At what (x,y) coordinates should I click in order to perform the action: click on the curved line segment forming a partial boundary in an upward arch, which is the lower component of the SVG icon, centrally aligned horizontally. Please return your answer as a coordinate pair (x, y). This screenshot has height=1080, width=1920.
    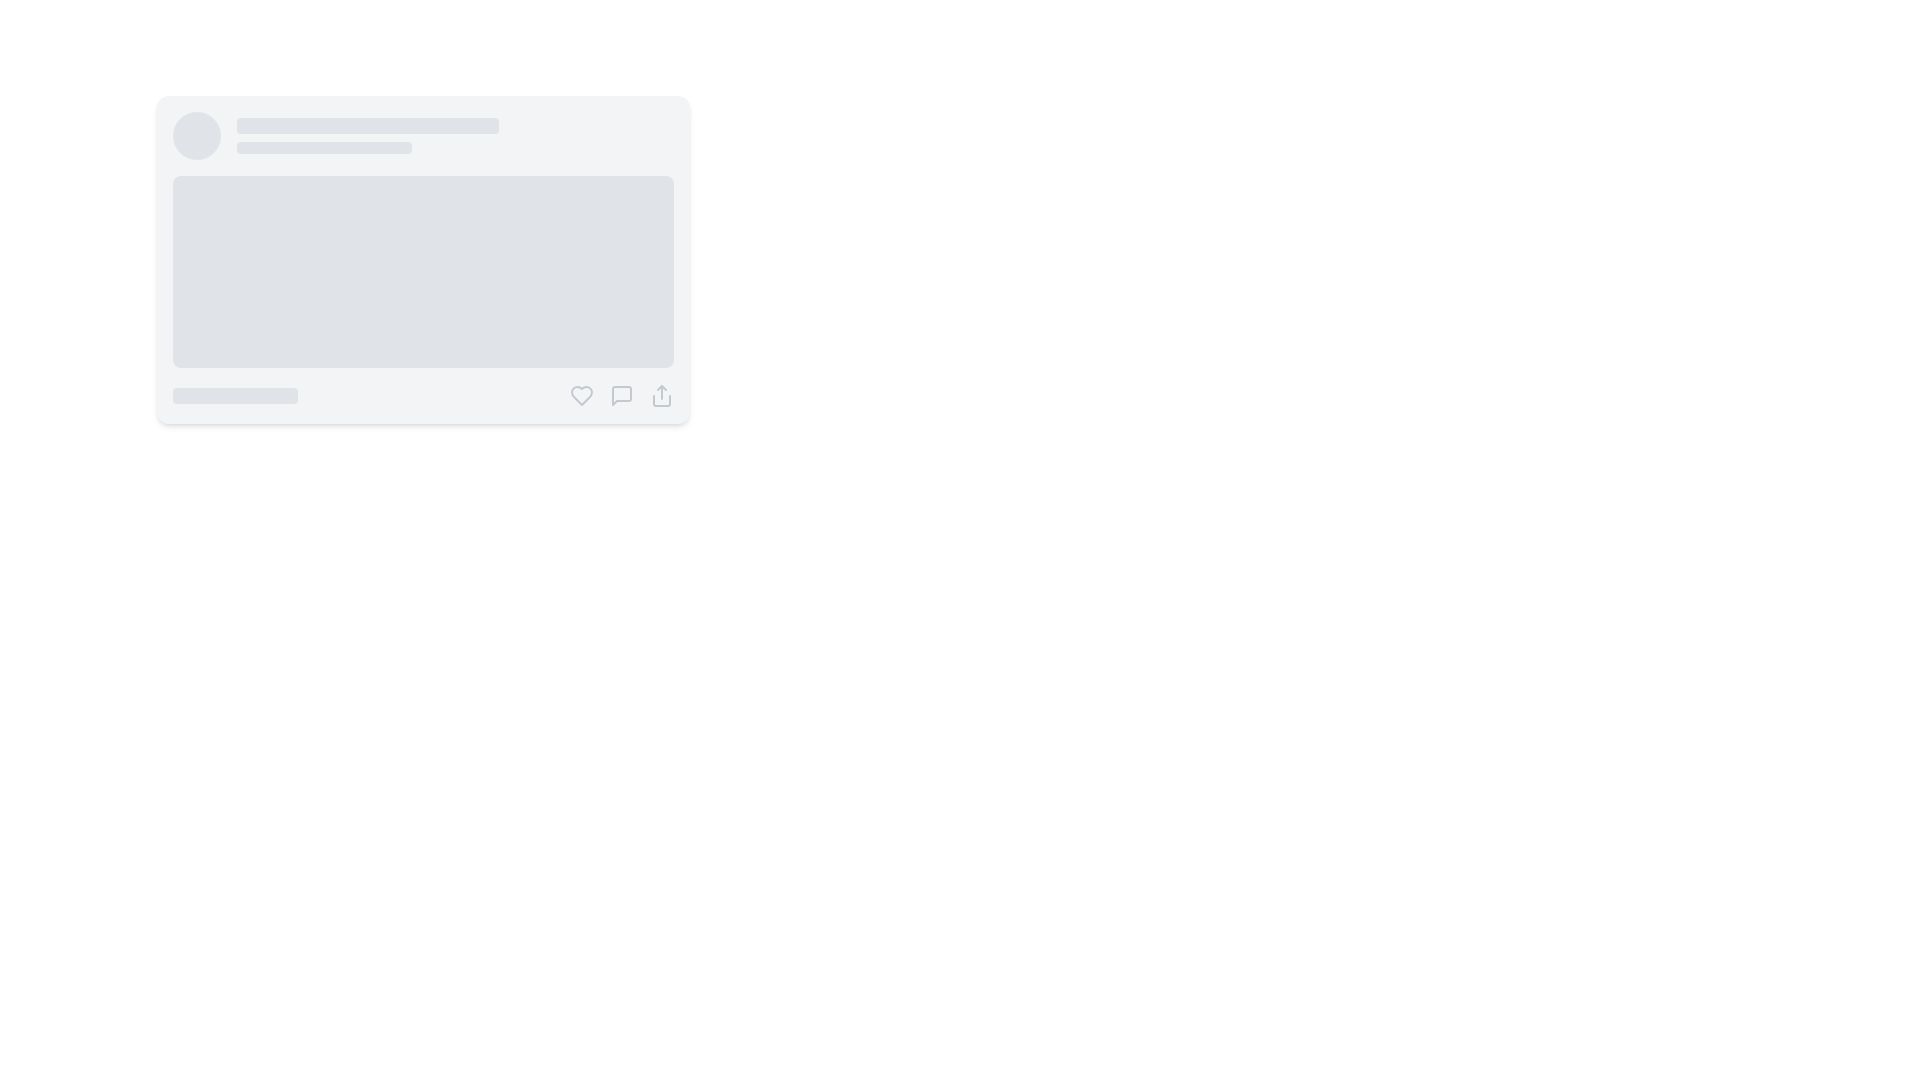
    Looking at the image, I should click on (662, 401).